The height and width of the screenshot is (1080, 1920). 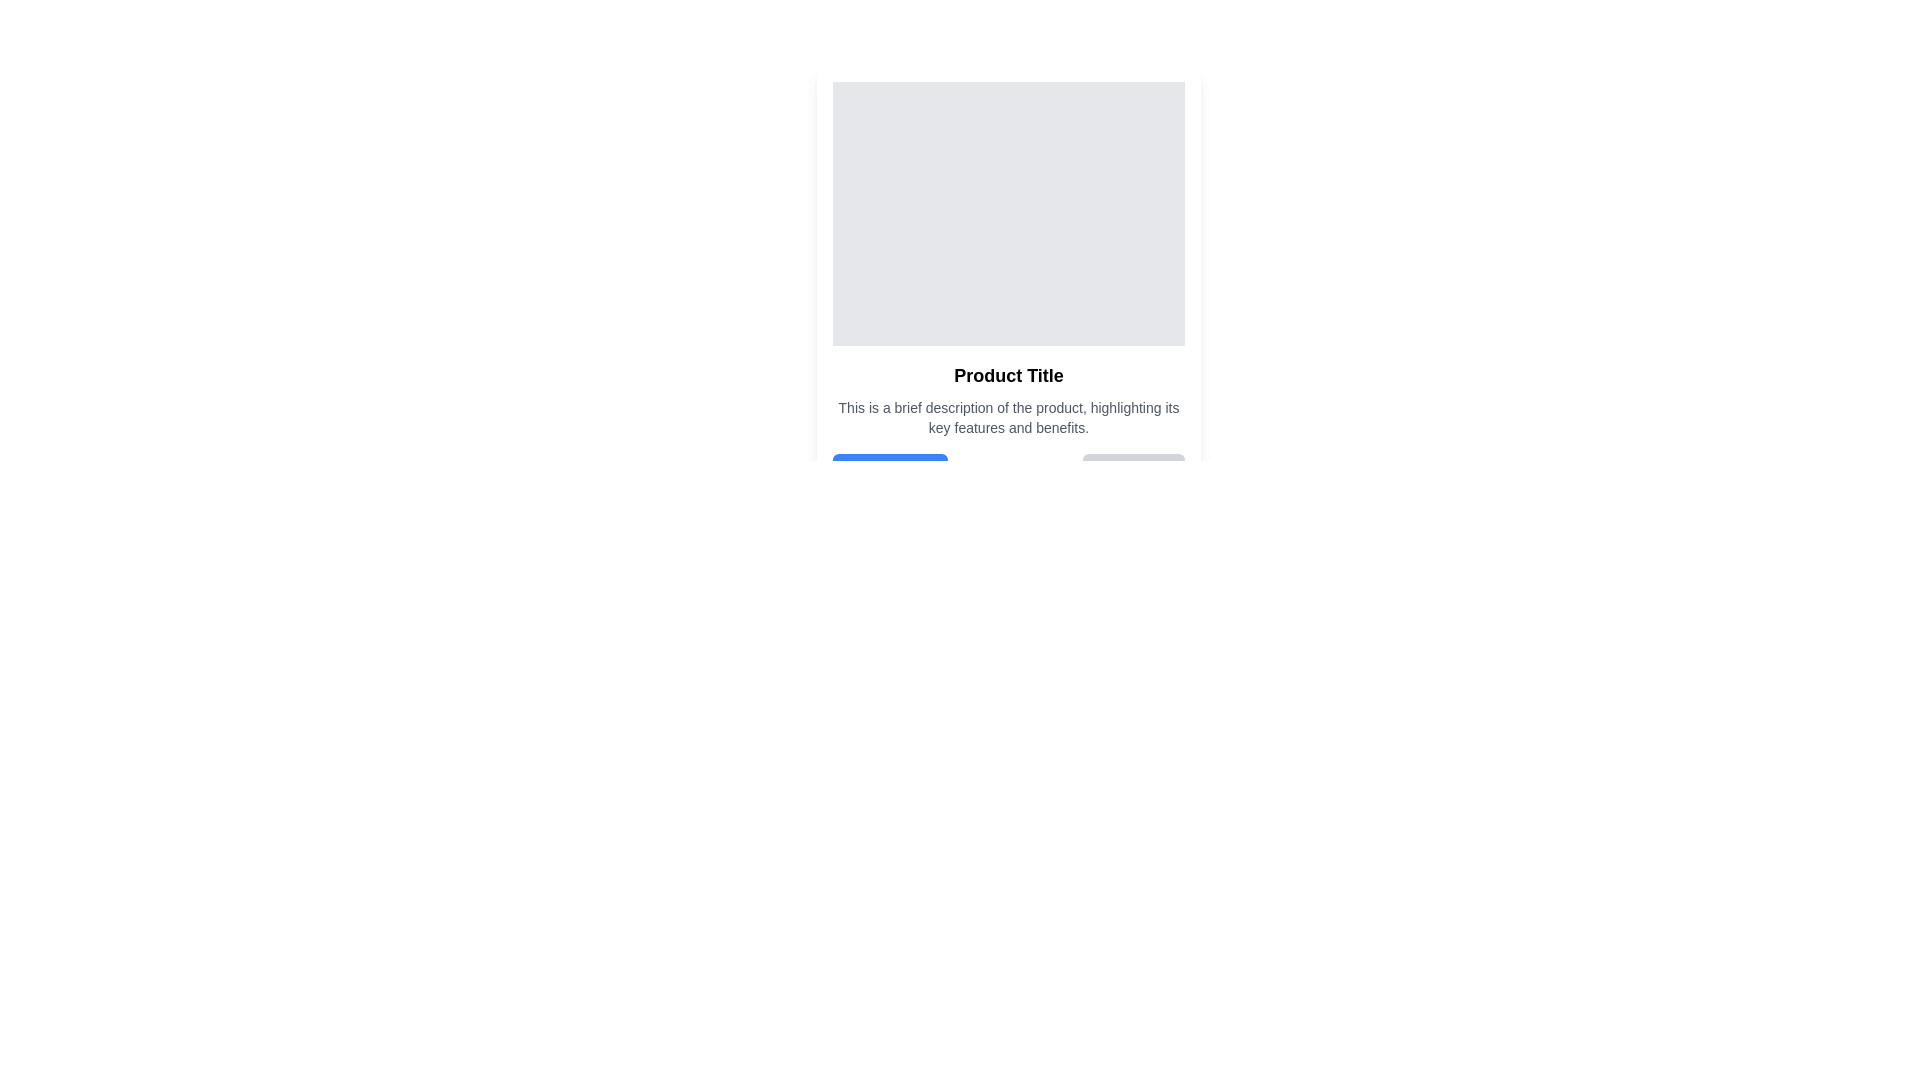 I want to click on the product card, which features a white background with a centered image, a bold title, a short description, and 'Download' and 'Wishlist' buttons at the bottom, so click(x=1008, y=285).